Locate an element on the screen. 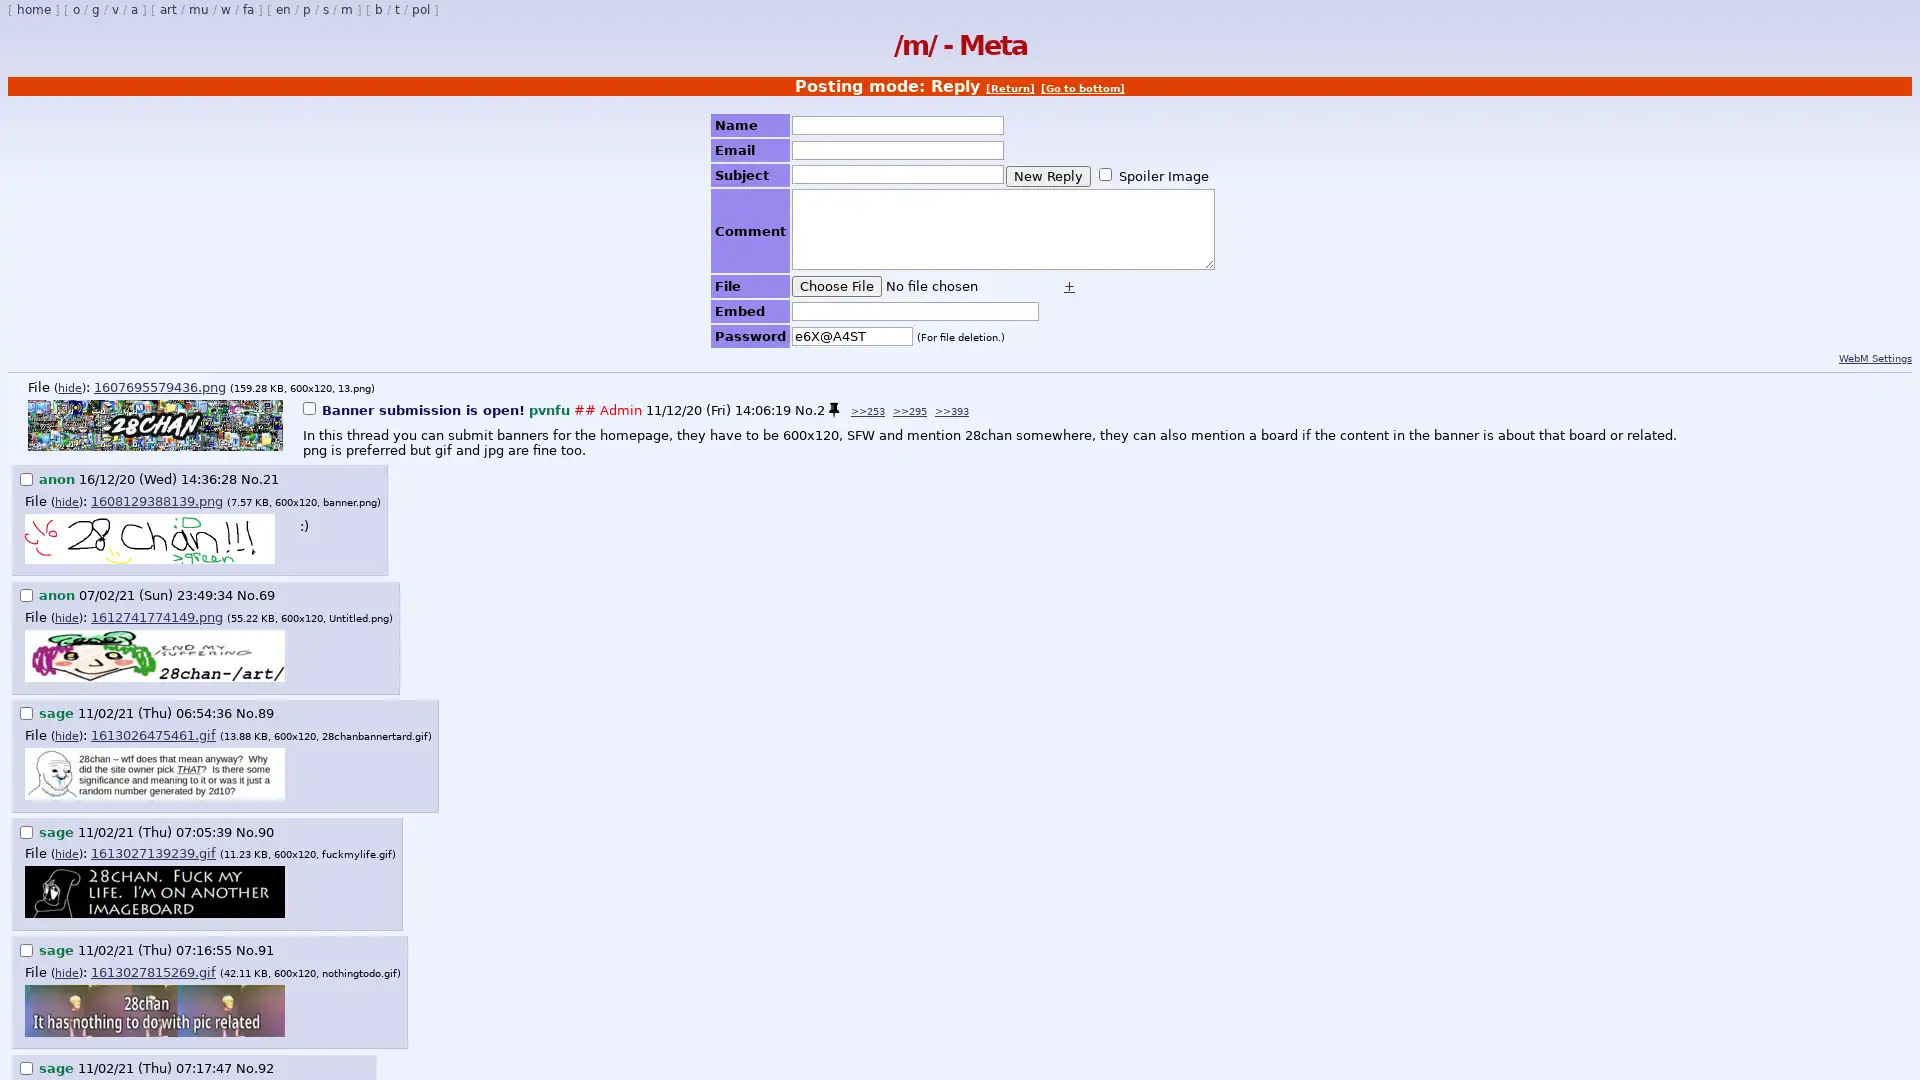 This screenshot has width=1920, height=1080. Choose File is located at coordinates (836, 286).